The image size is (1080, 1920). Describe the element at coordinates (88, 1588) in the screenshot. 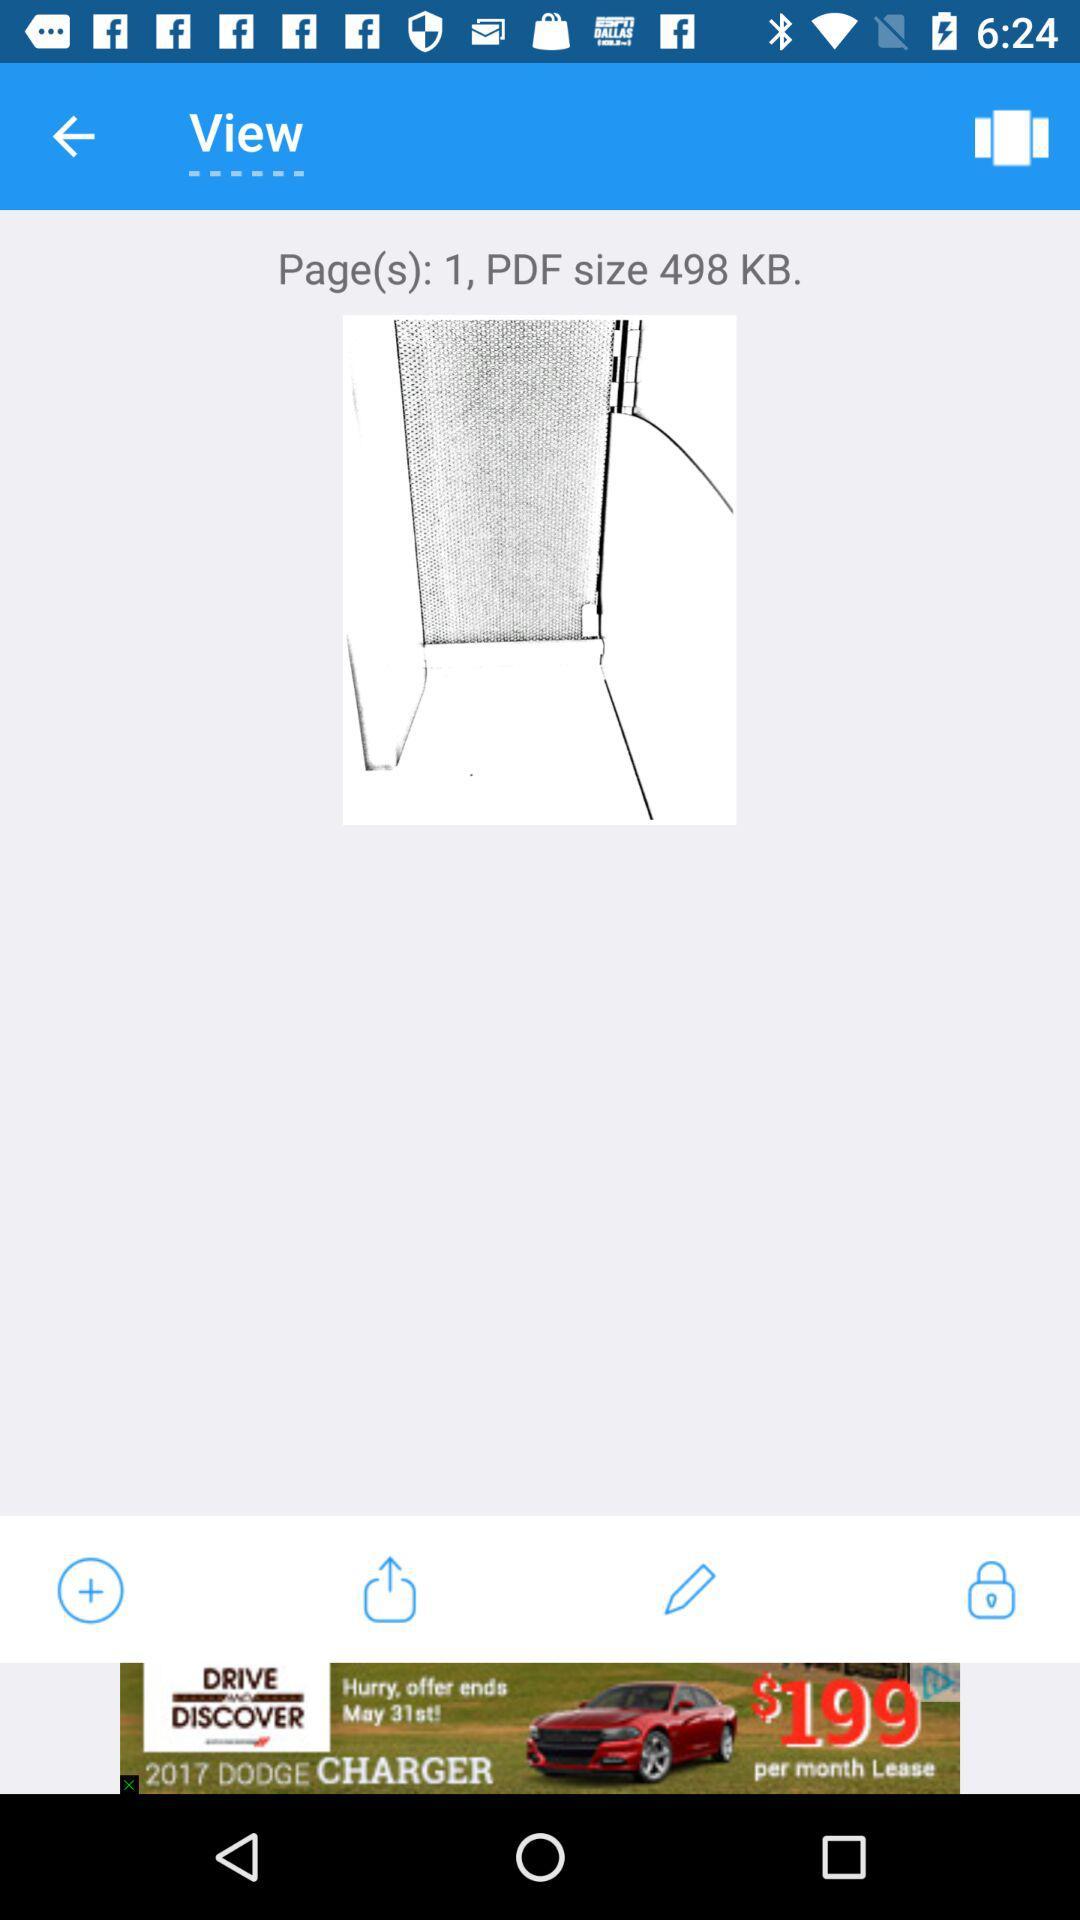

I see `the add icon` at that location.